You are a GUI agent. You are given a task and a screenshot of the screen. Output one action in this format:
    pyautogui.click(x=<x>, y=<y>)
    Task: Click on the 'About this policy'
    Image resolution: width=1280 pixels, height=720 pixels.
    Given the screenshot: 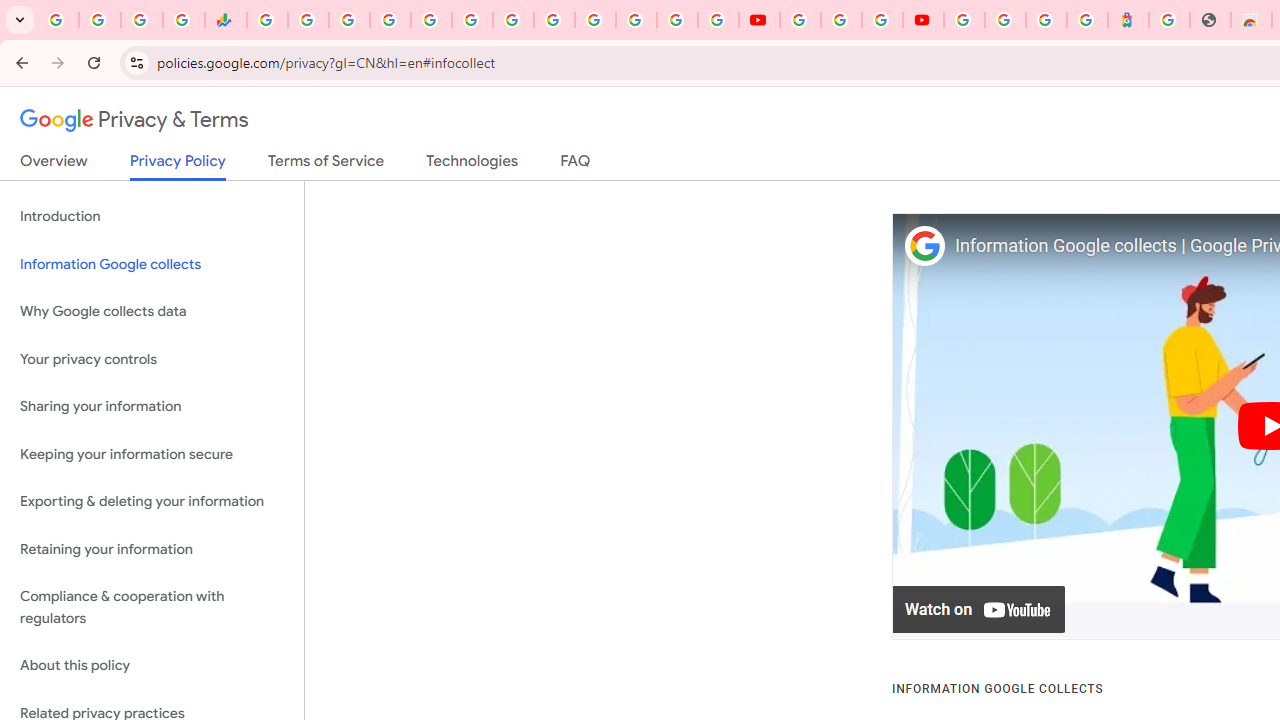 What is the action you would take?
    pyautogui.click(x=151, y=666)
    